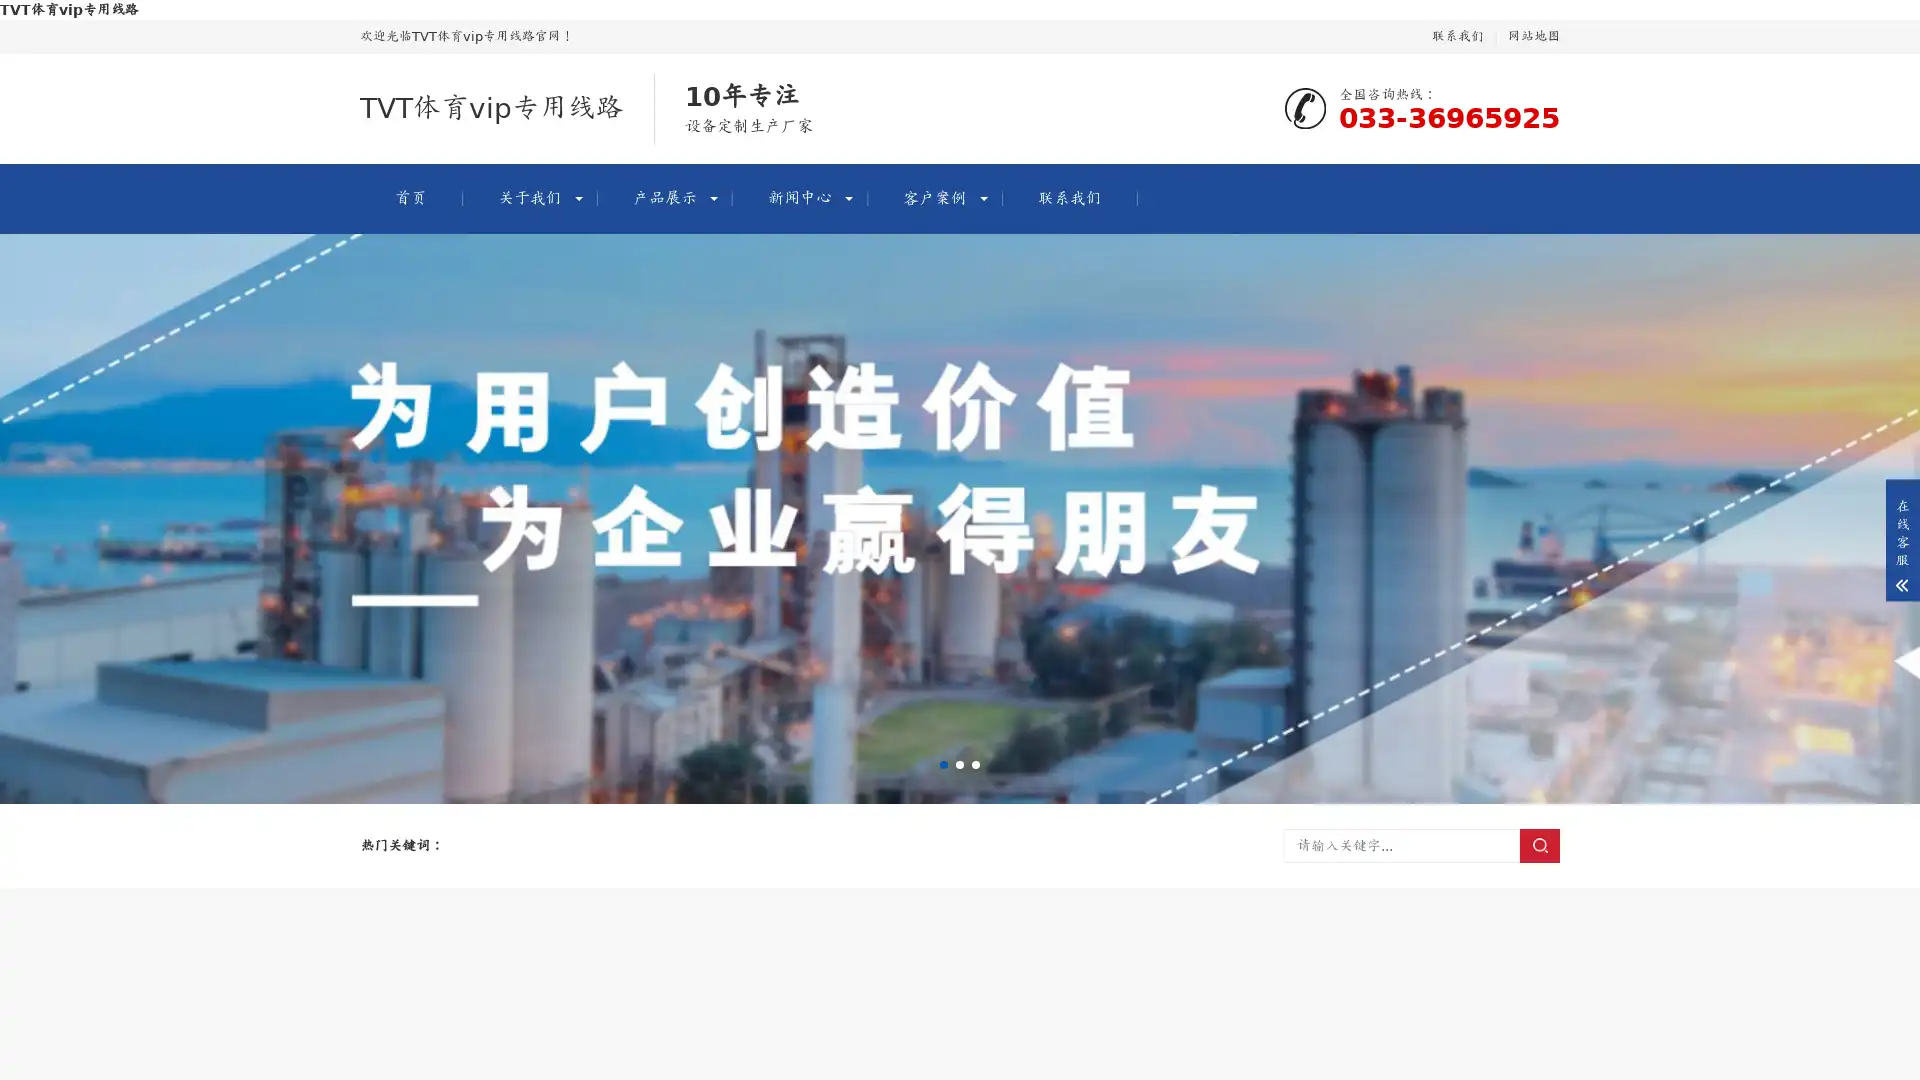 The image size is (1920, 1080). I want to click on Go to slide 1, so click(943, 764).